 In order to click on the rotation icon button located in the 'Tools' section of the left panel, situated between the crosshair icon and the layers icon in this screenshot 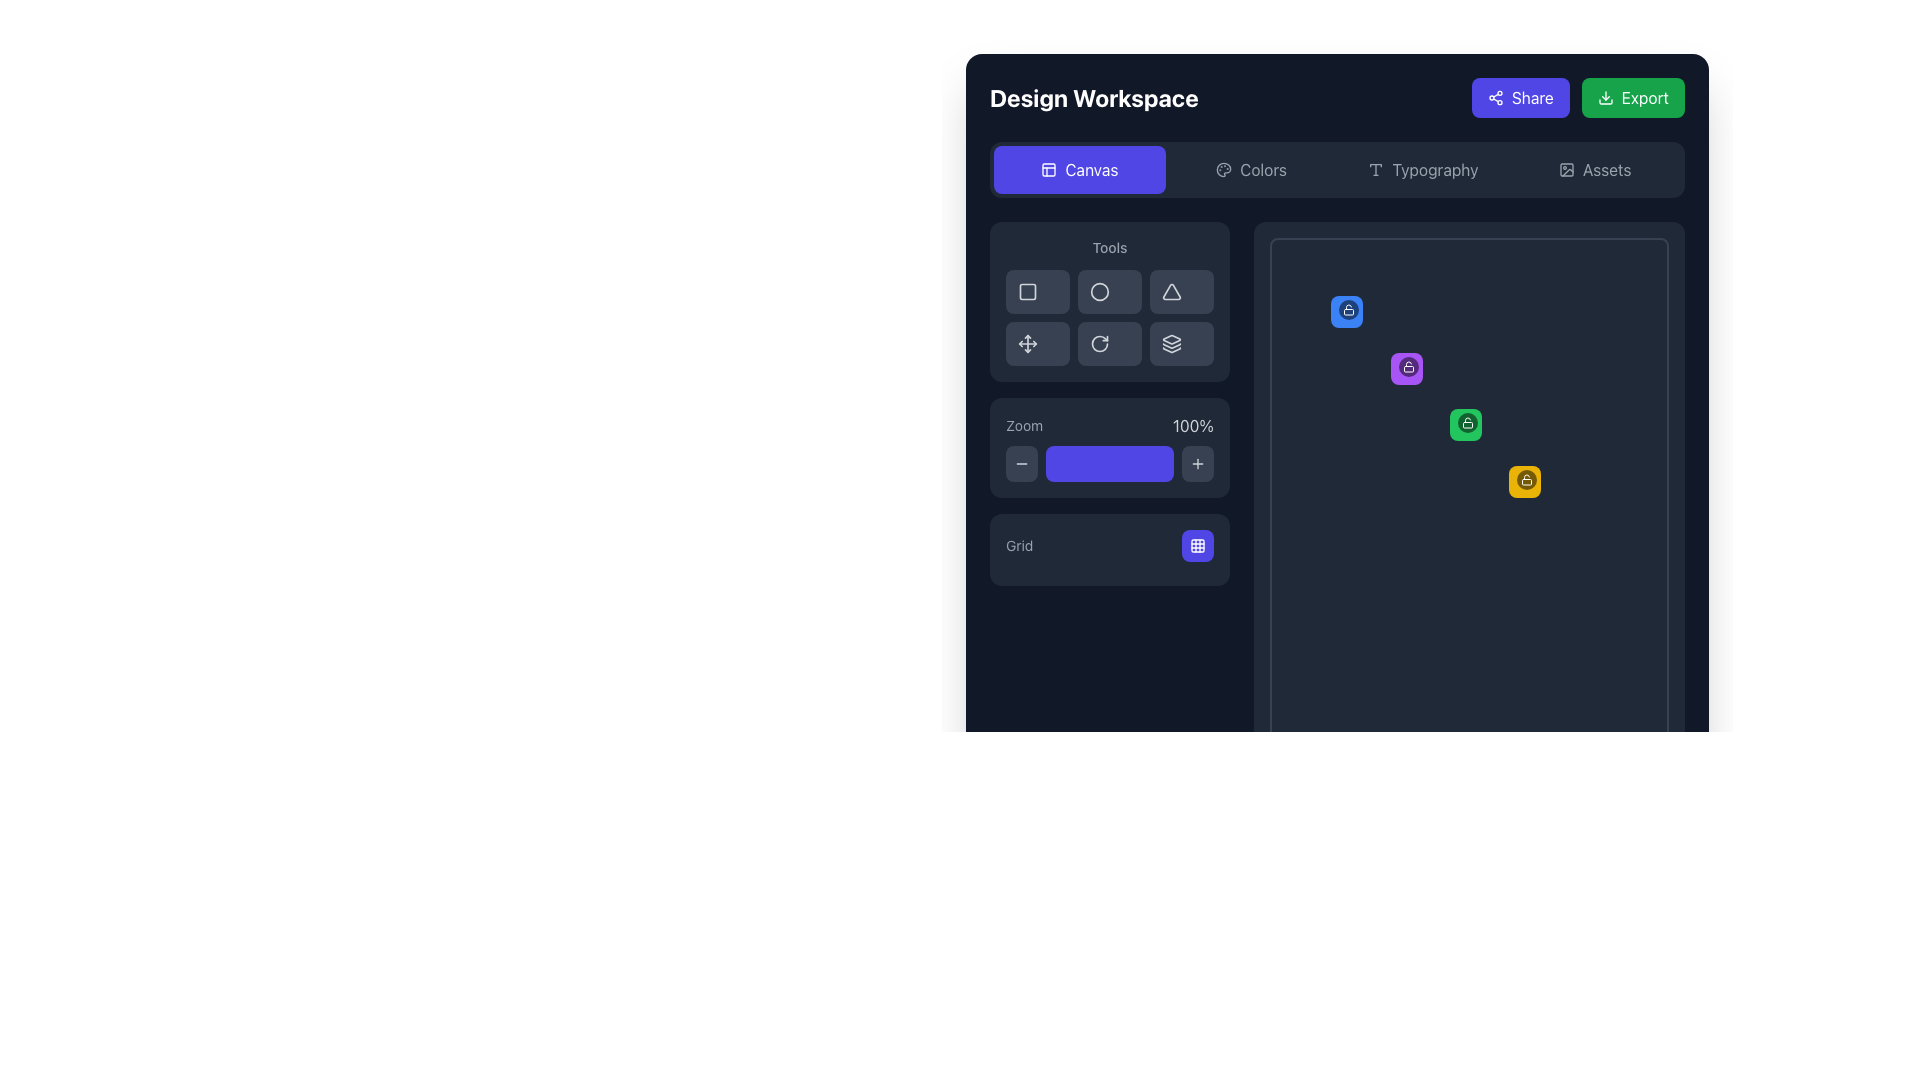, I will do `click(1098, 342)`.